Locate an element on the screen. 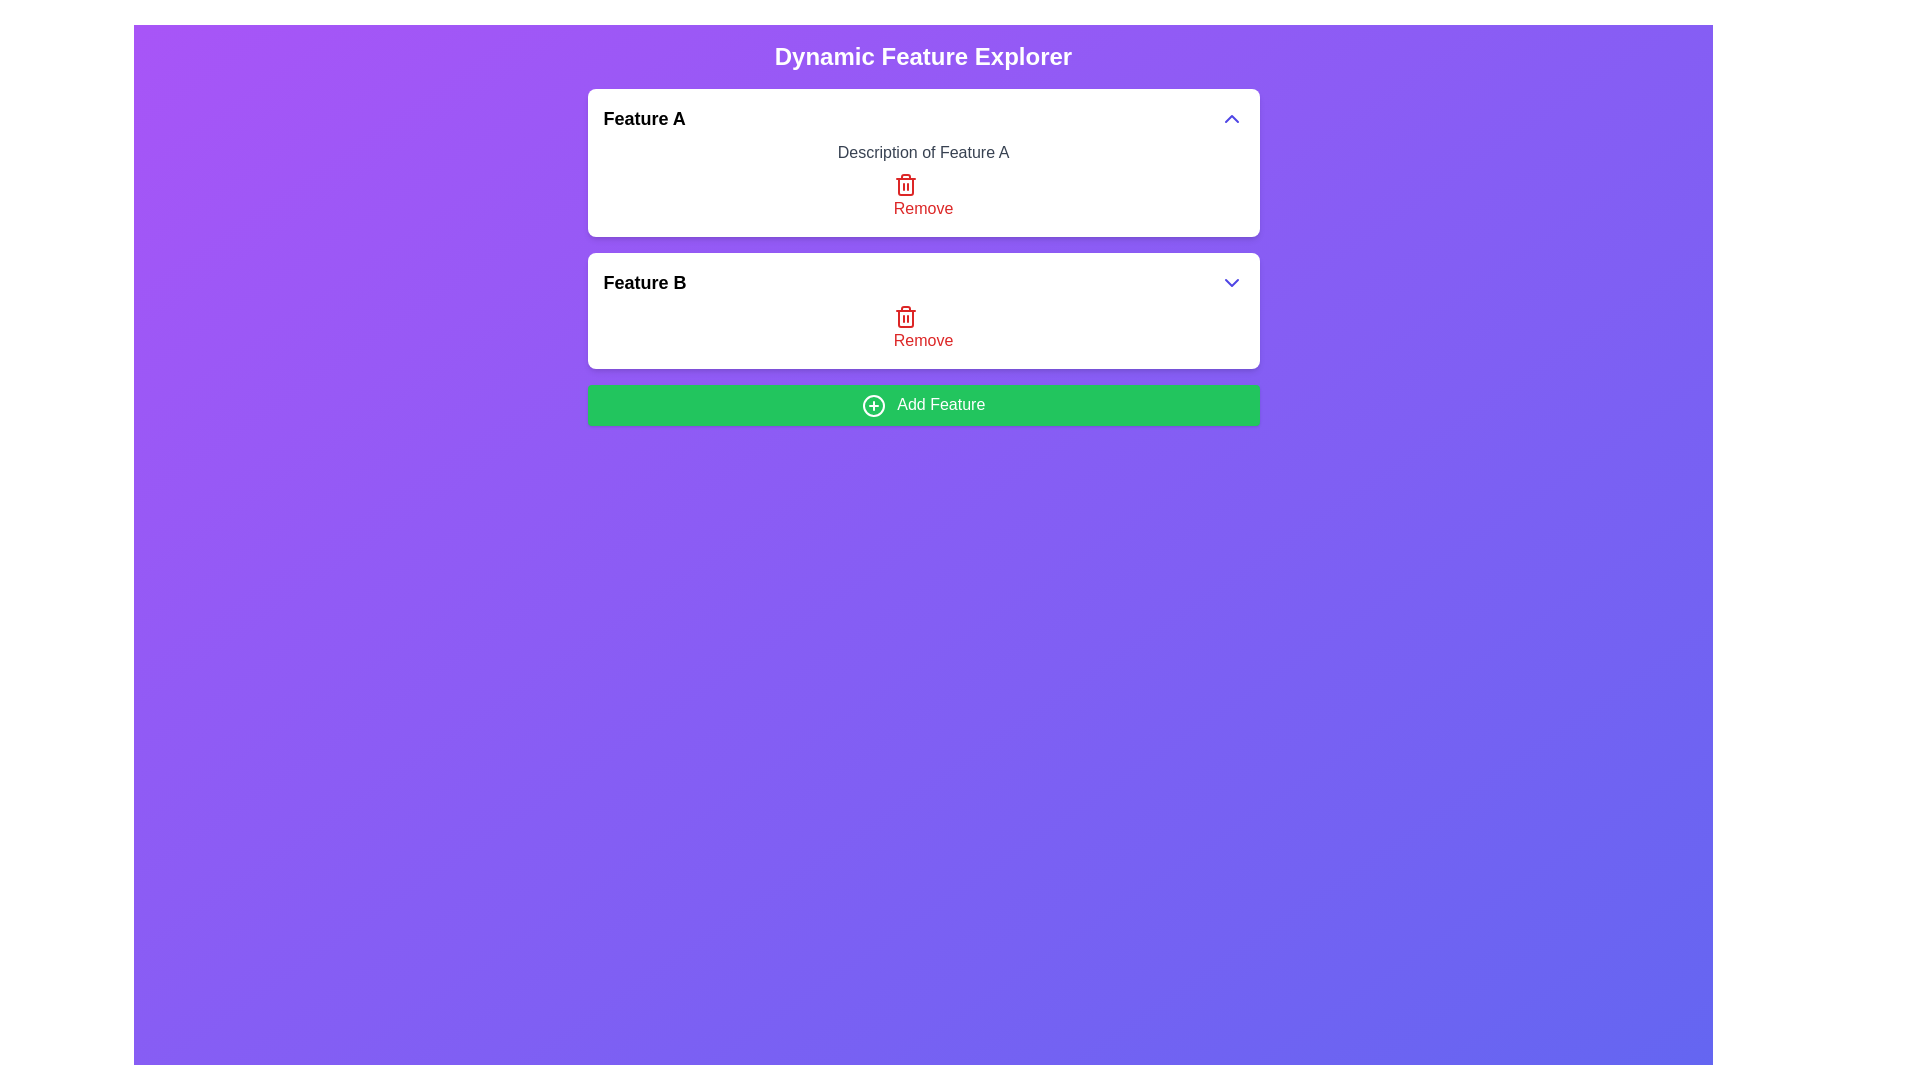  the text label displaying 'Description of Feature A', which is located below the title 'Feature A' and above the 'Remove' option is located at coordinates (922, 152).